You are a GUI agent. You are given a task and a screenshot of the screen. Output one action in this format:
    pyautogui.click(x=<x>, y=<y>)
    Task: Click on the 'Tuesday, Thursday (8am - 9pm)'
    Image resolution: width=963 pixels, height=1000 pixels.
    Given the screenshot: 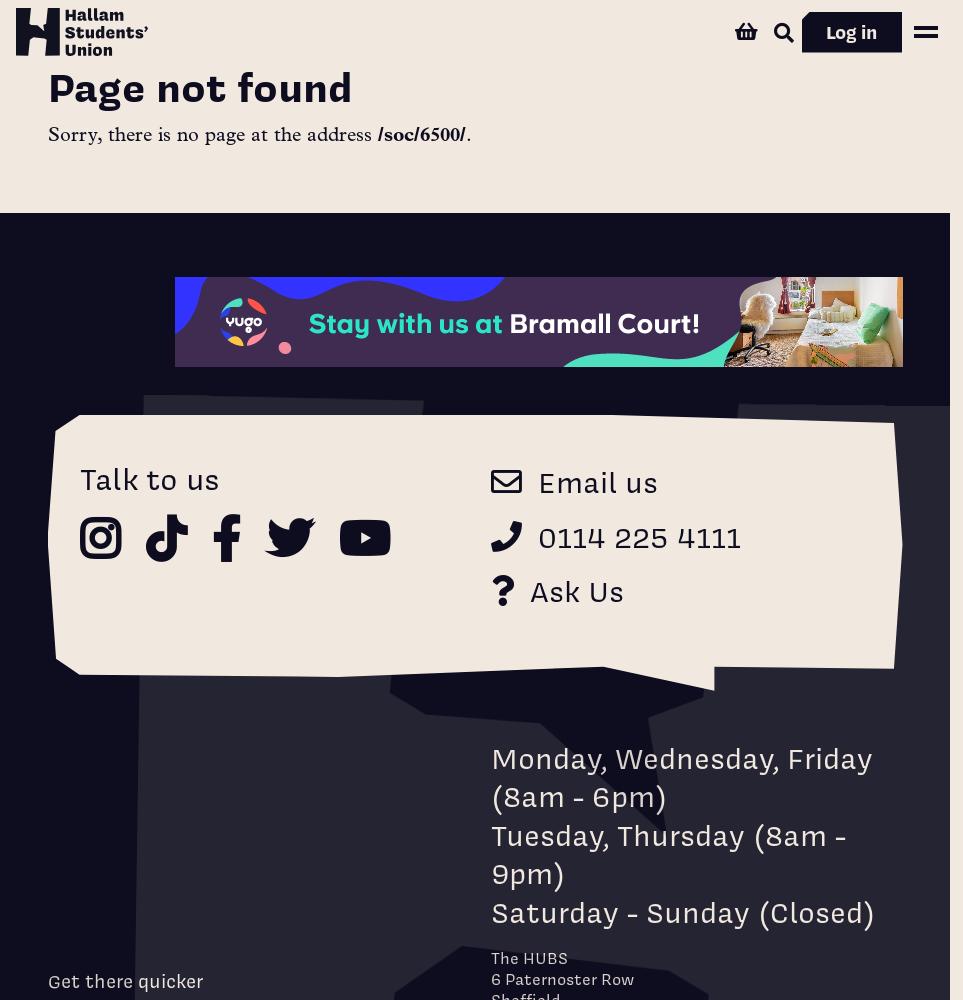 What is the action you would take?
    pyautogui.click(x=668, y=852)
    